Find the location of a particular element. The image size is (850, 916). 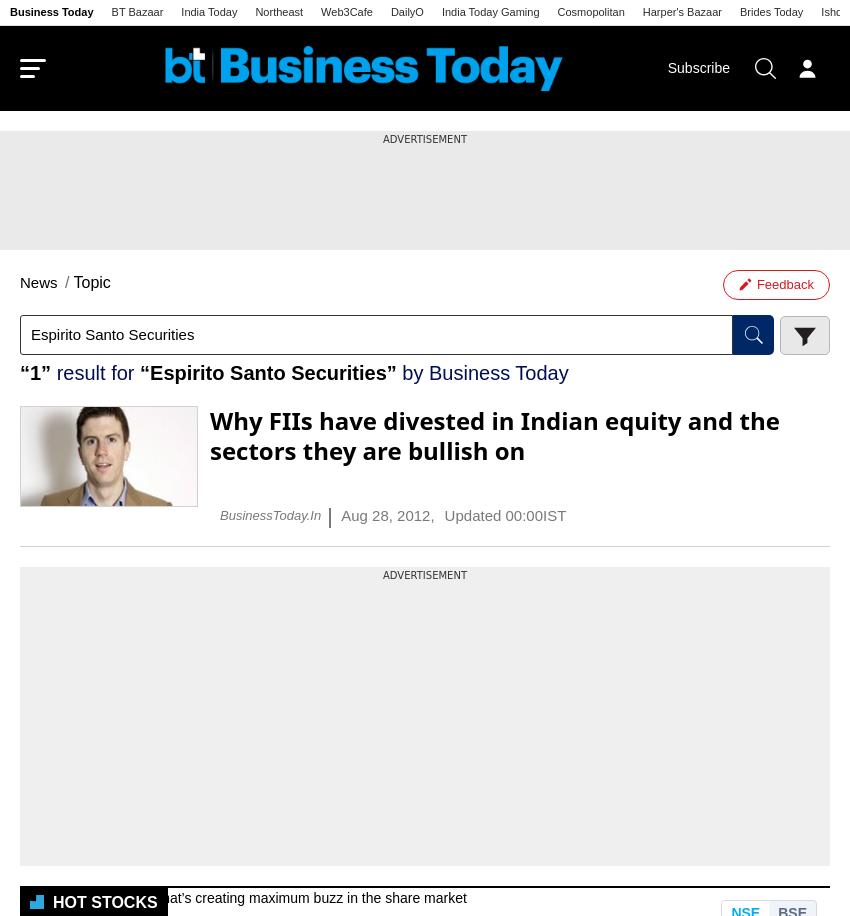

'Harper's Bazaar' is located at coordinates (680, 11).